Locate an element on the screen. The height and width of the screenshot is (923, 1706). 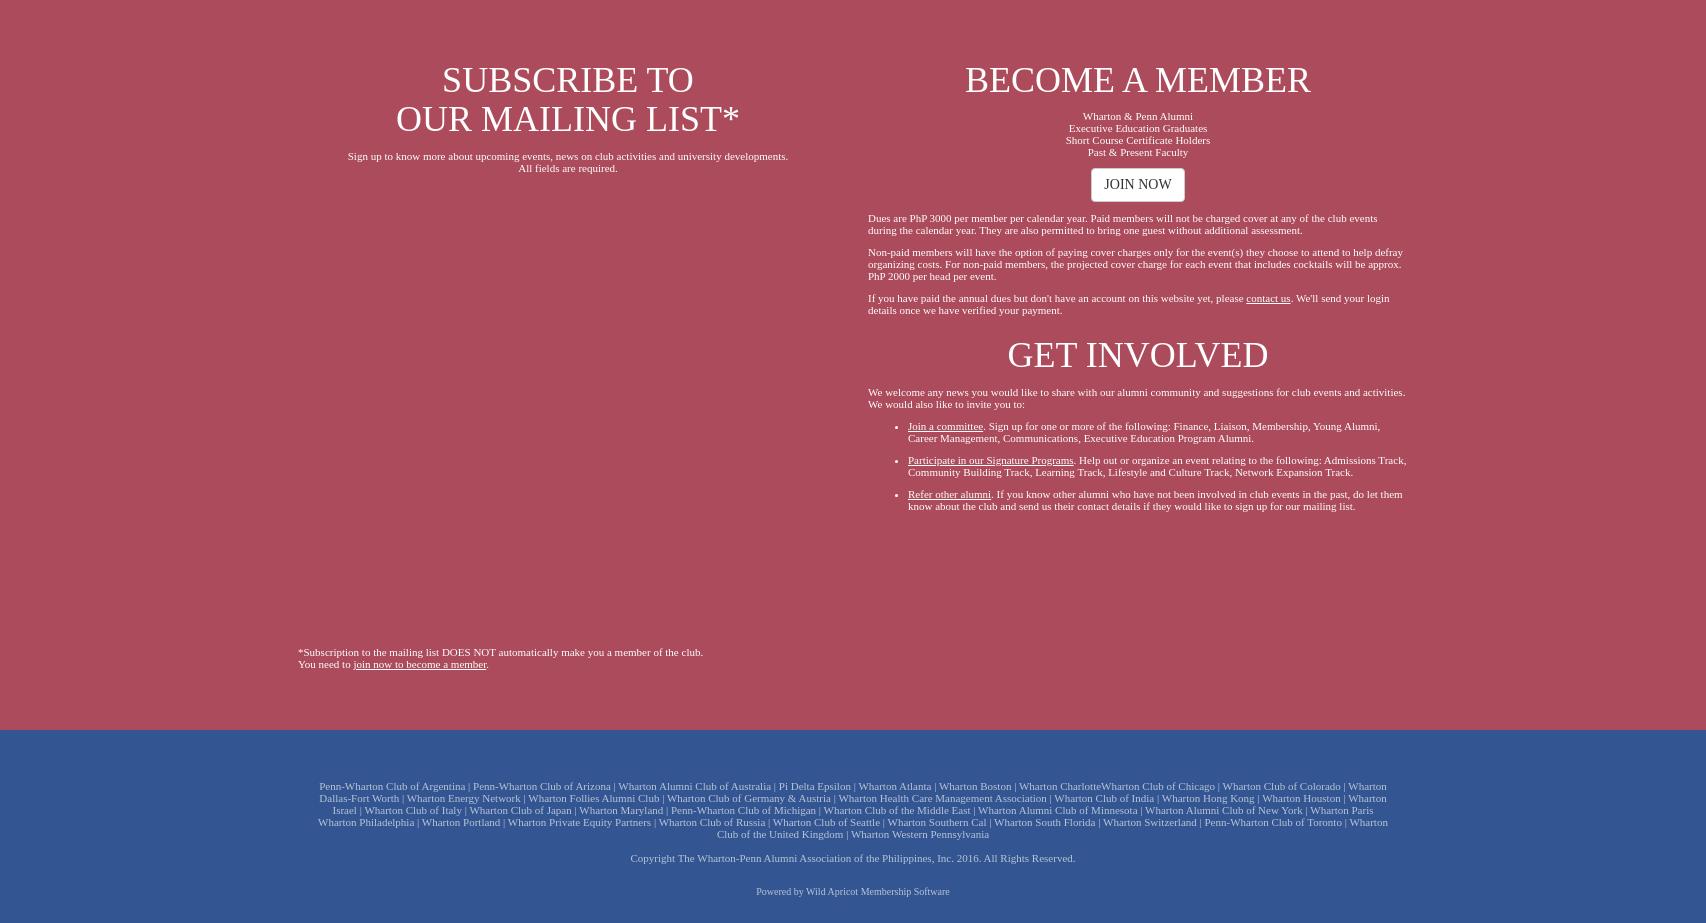
'GET INVOLVED' is located at coordinates (1137, 354).